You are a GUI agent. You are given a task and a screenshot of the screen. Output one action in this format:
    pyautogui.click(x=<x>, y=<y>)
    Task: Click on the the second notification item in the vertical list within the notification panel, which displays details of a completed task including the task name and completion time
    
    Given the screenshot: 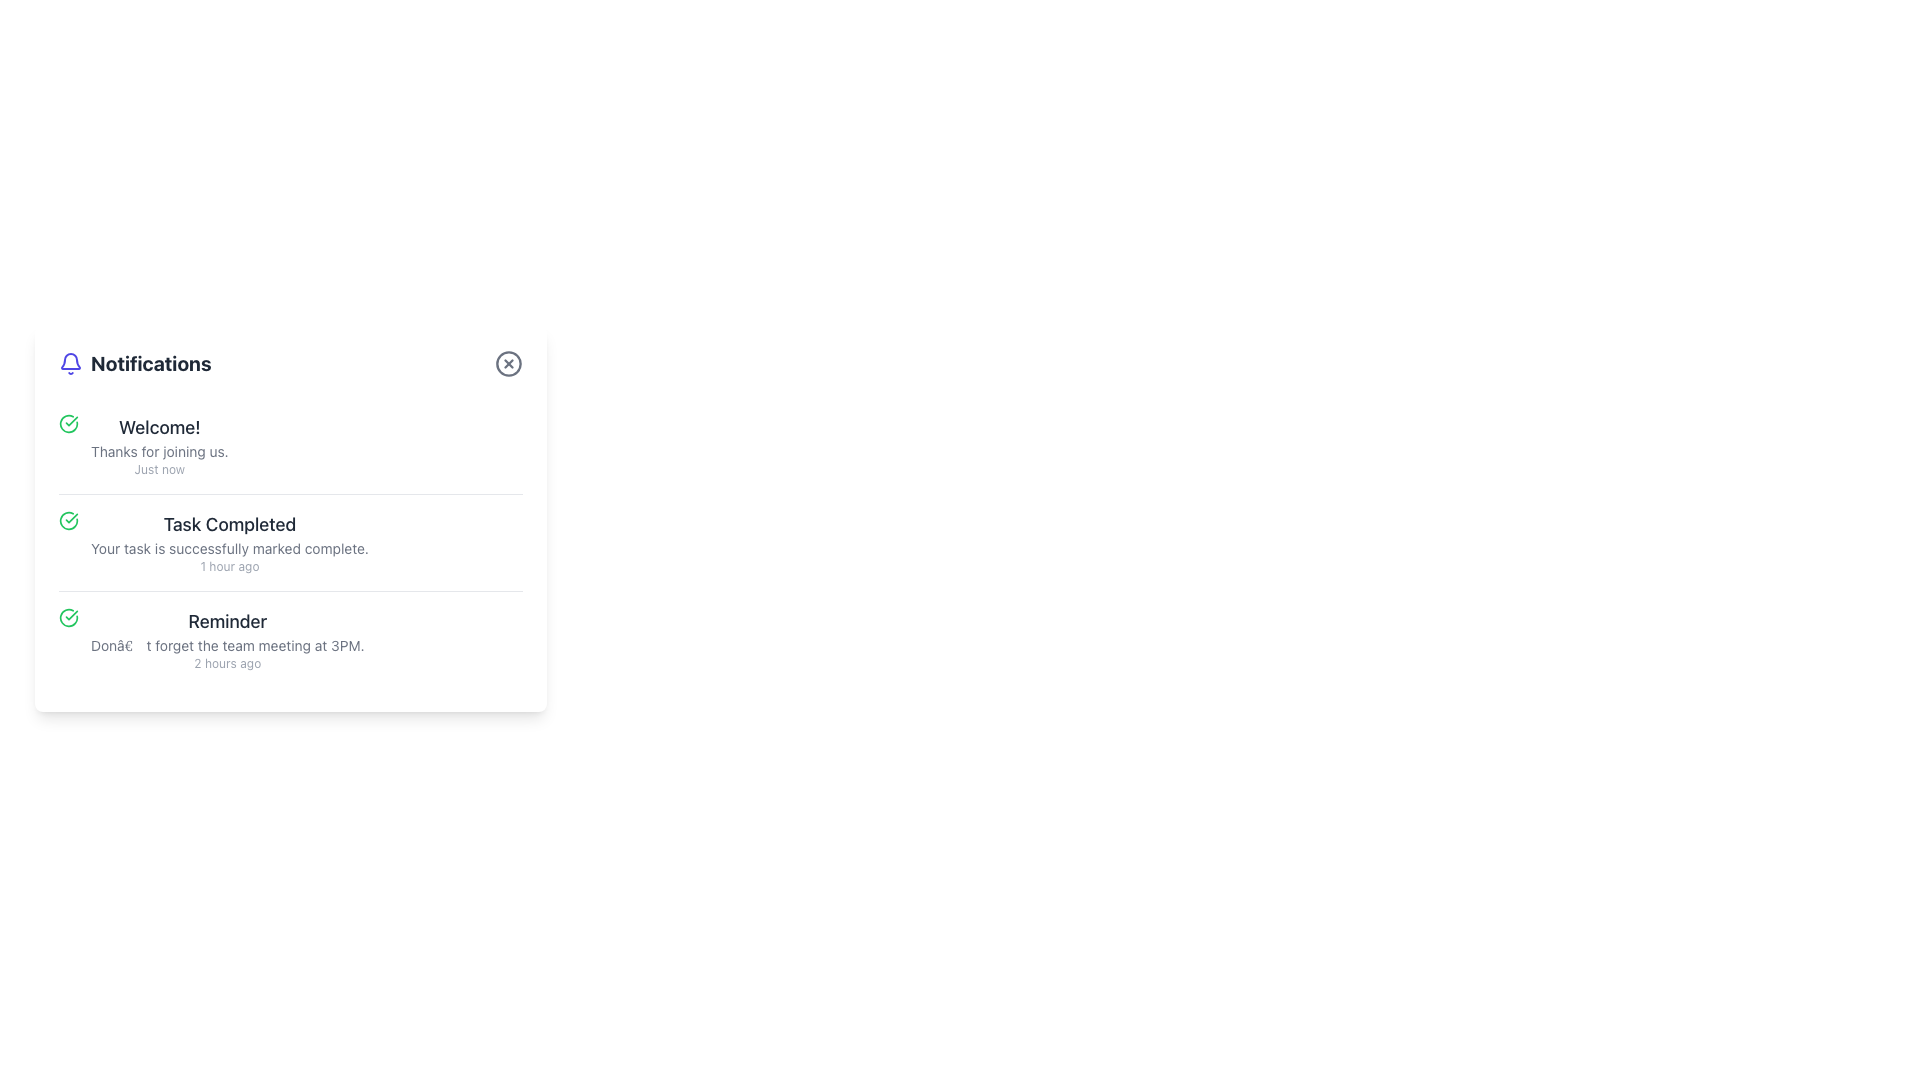 What is the action you would take?
    pyautogui.click(x=290, y=543)
    